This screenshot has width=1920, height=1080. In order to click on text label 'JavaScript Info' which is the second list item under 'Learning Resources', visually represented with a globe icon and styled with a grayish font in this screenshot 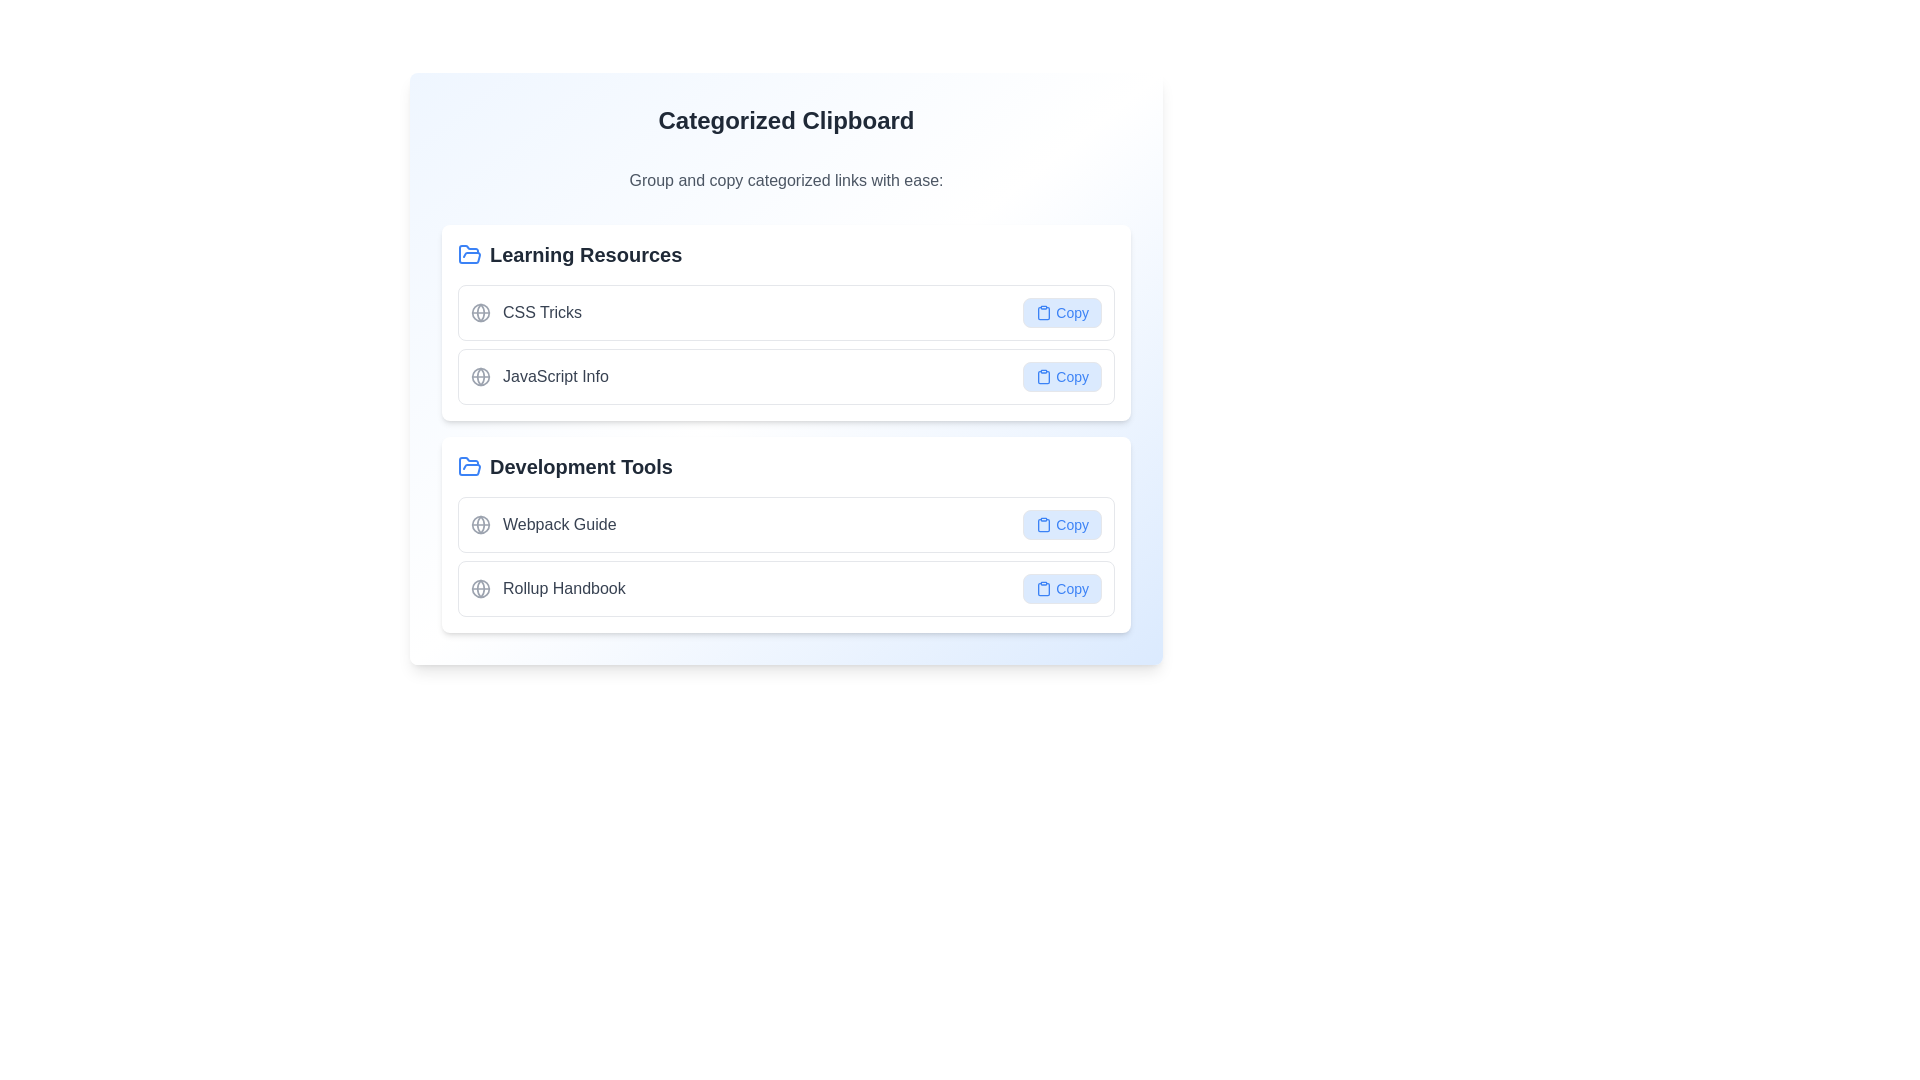, I will do `click(539, 377)`.